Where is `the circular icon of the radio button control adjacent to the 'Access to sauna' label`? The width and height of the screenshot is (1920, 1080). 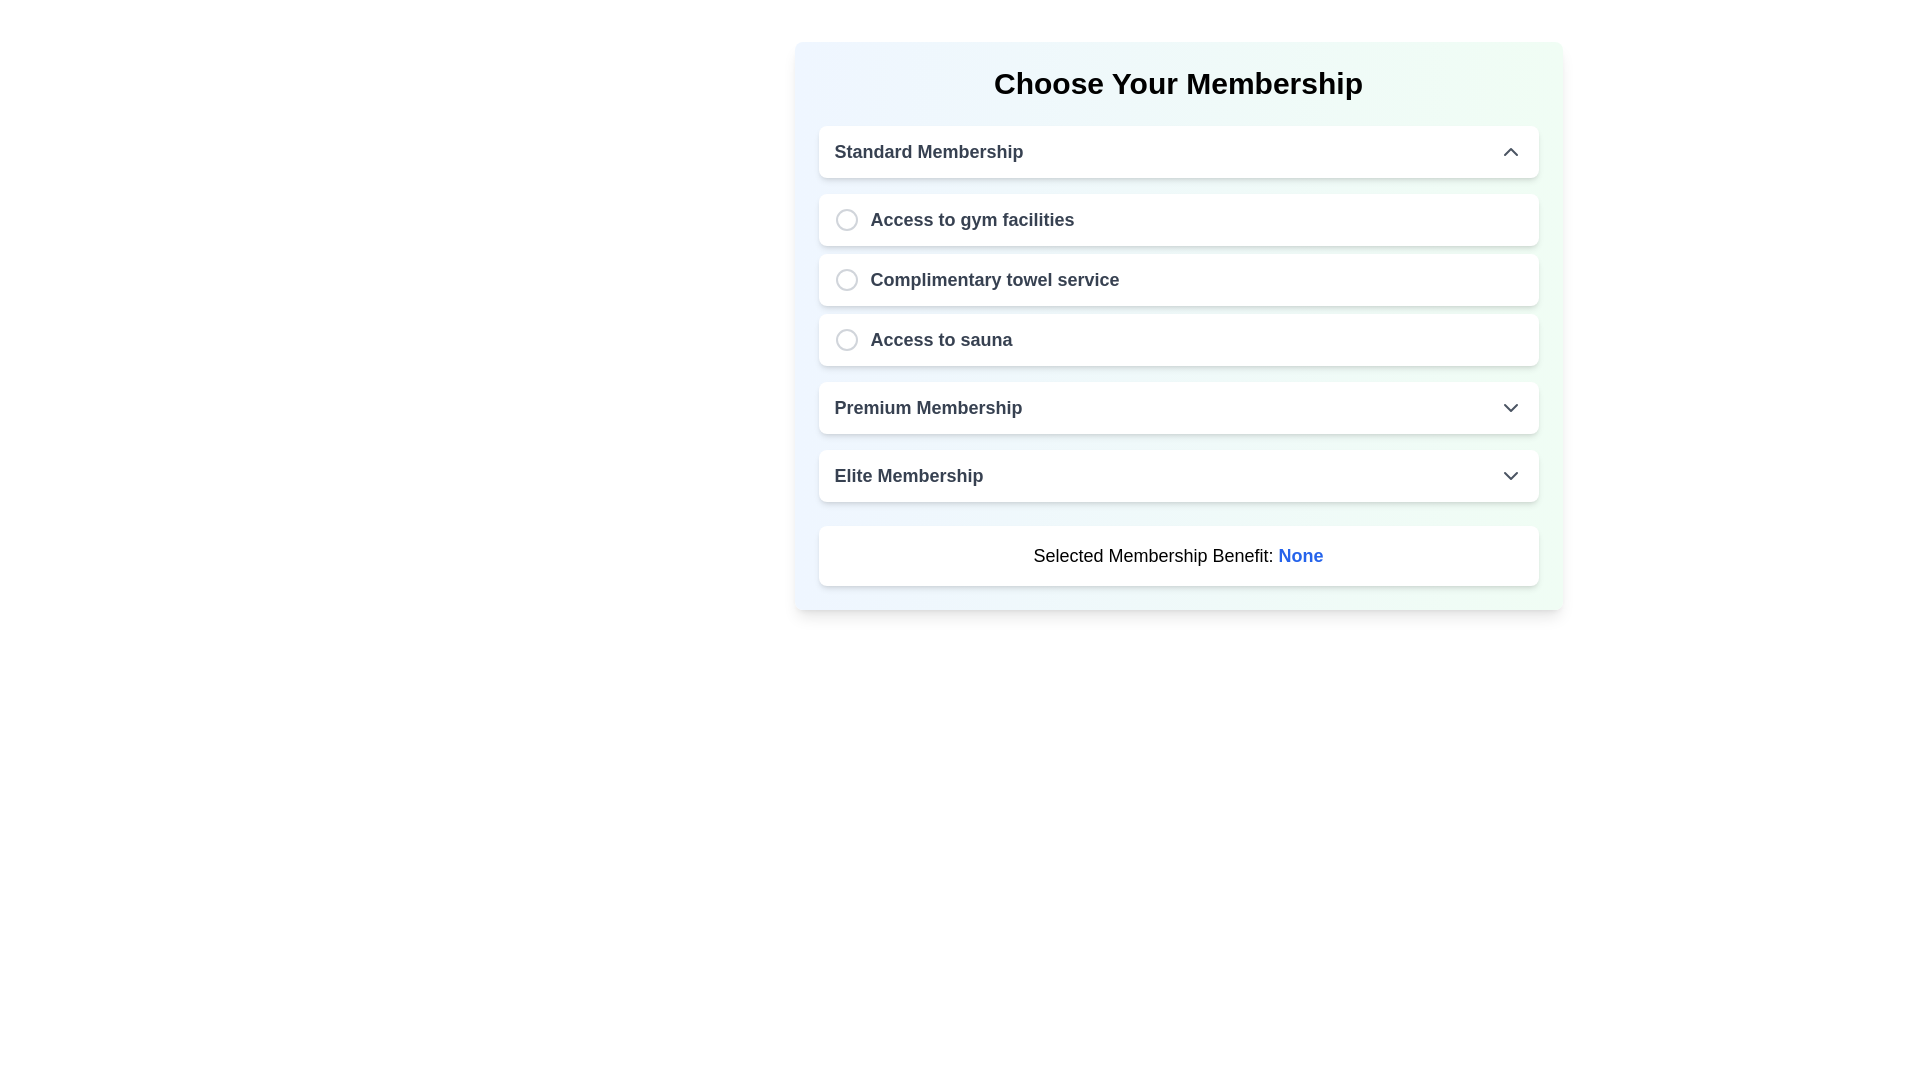 the circular icon of the radio button control adjacent to the 'Access to sauna' label is located at coordinates (846, 338).